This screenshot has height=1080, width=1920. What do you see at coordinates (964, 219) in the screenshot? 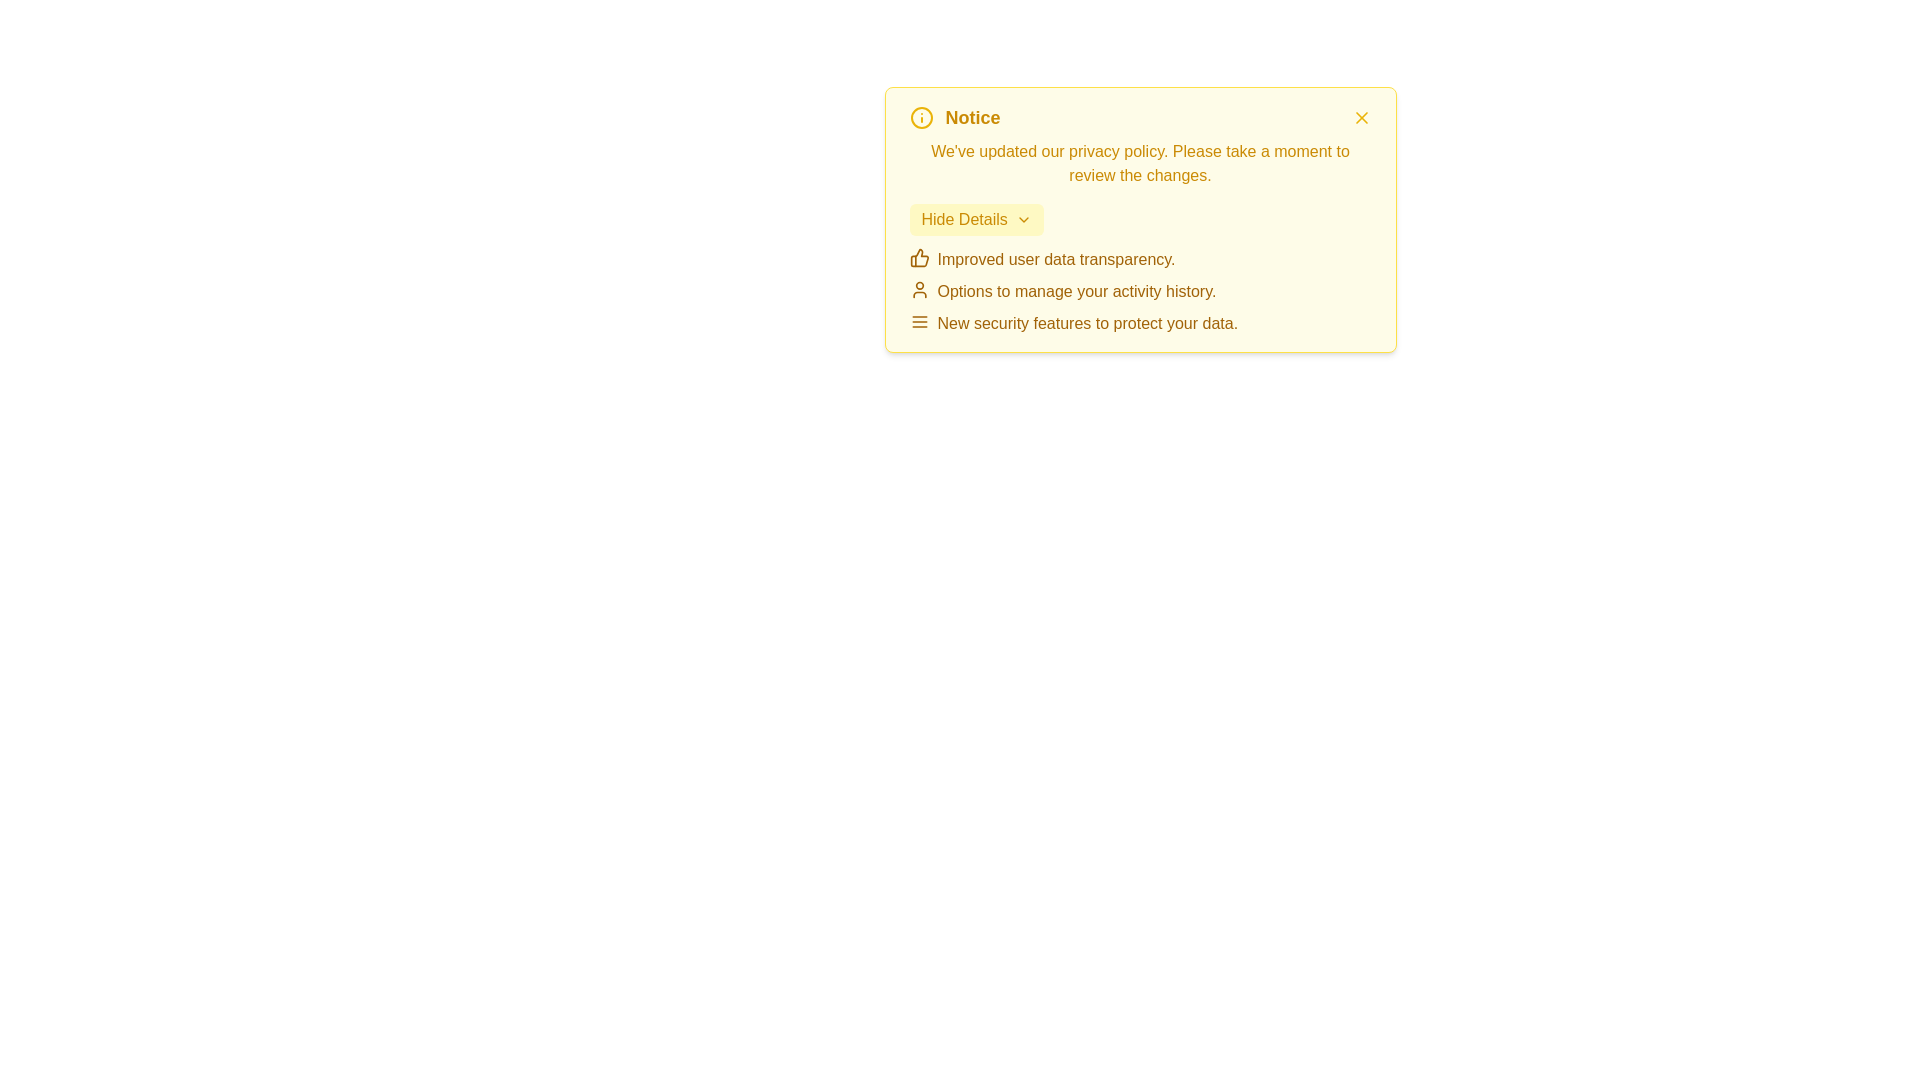
I see `text content of the 'Hide Details' label, which is styled in yellow color within a light yellow rectangular backdrop, located at the top of a notice component and to the left of a chevron-down icon` at bounding box center [964, 219].